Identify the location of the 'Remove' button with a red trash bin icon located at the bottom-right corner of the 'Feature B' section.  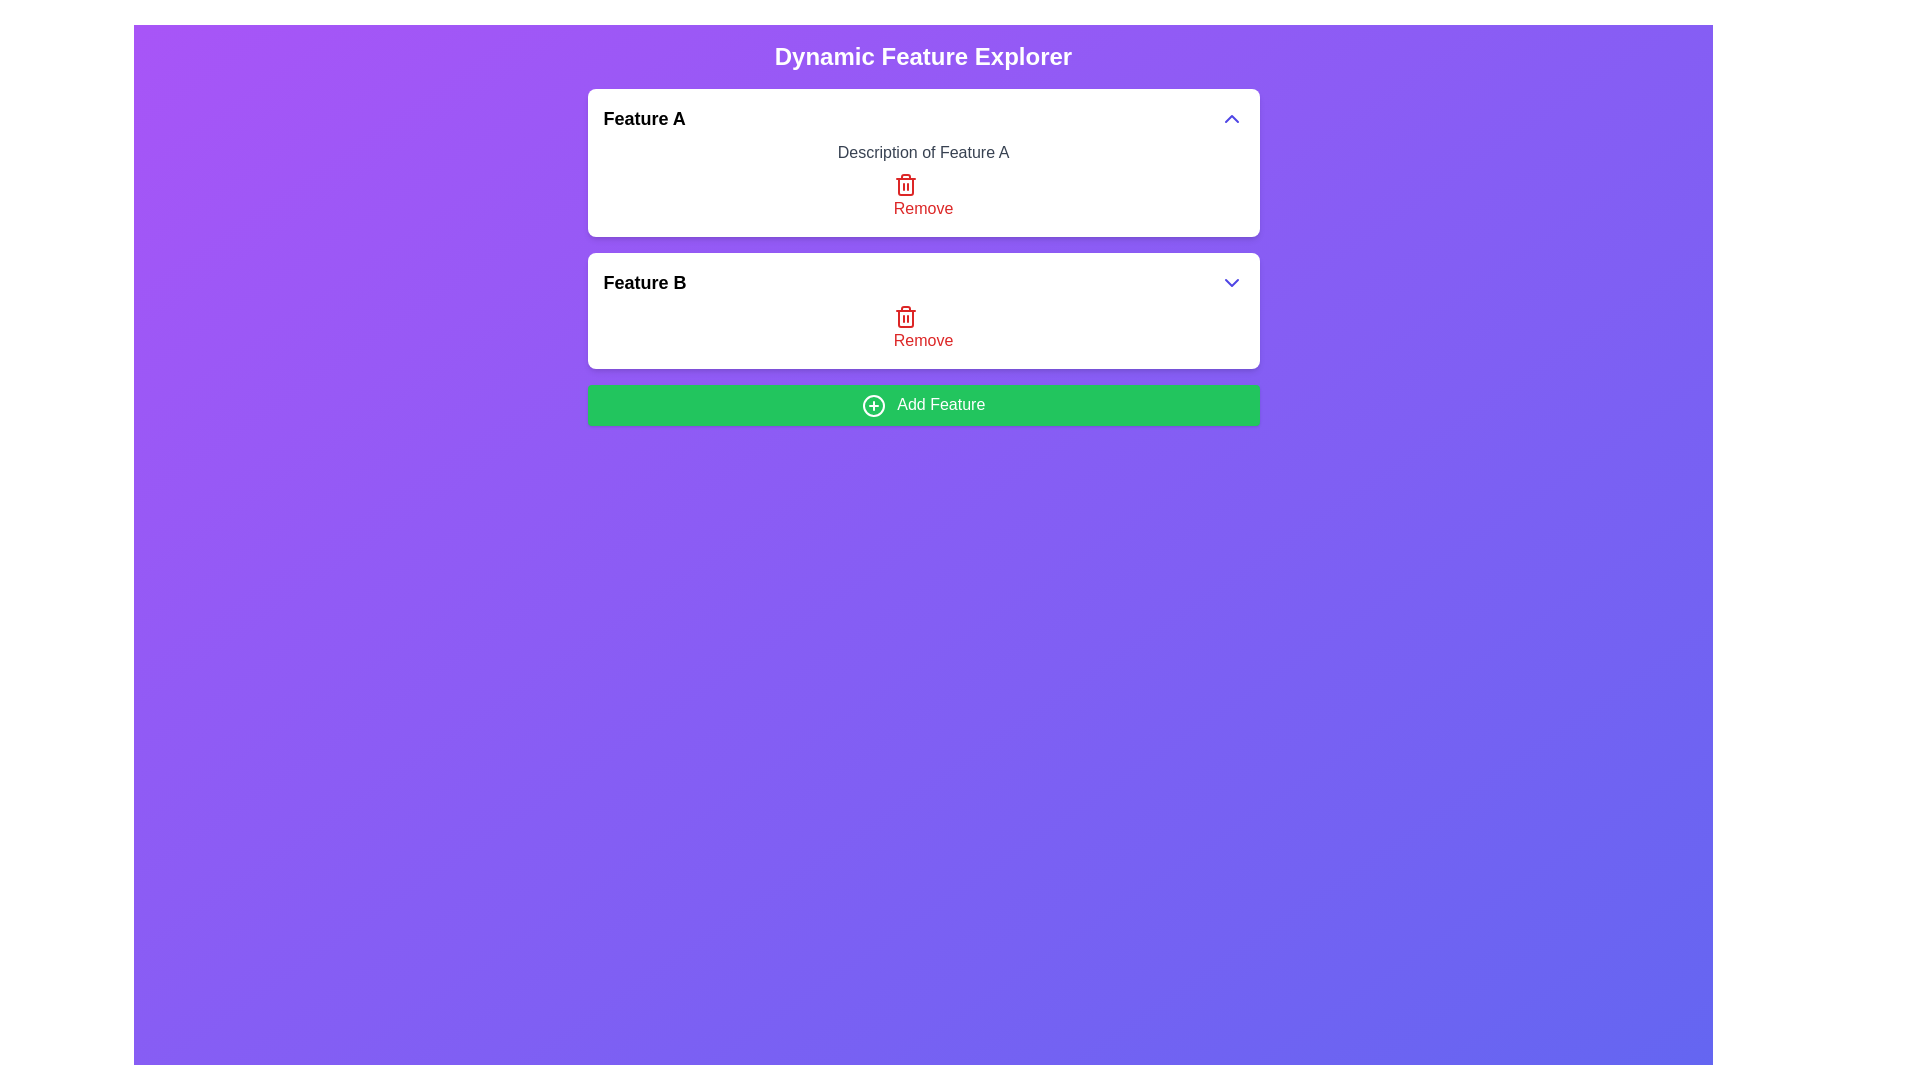
(922, 327).